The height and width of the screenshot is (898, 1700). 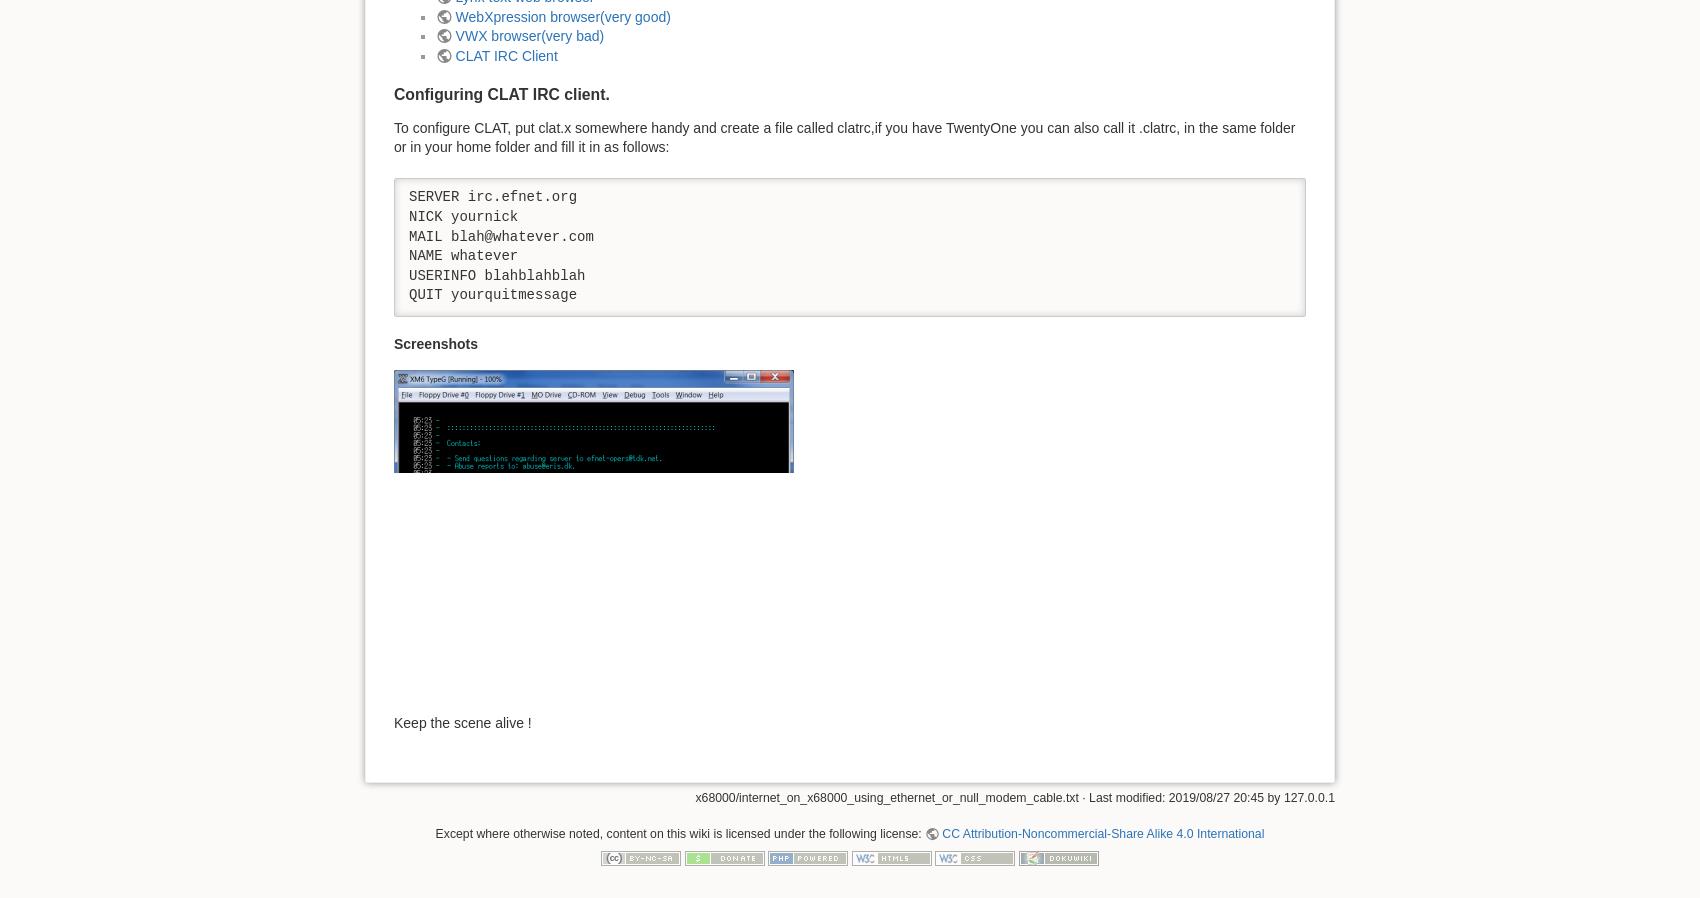 What do you see at coordinates (1102, 833) in the screenshot?
I see `'CC Attribution-Noncommercial-Share Alike 4.0 International'` at bounding box center [1102, 833].